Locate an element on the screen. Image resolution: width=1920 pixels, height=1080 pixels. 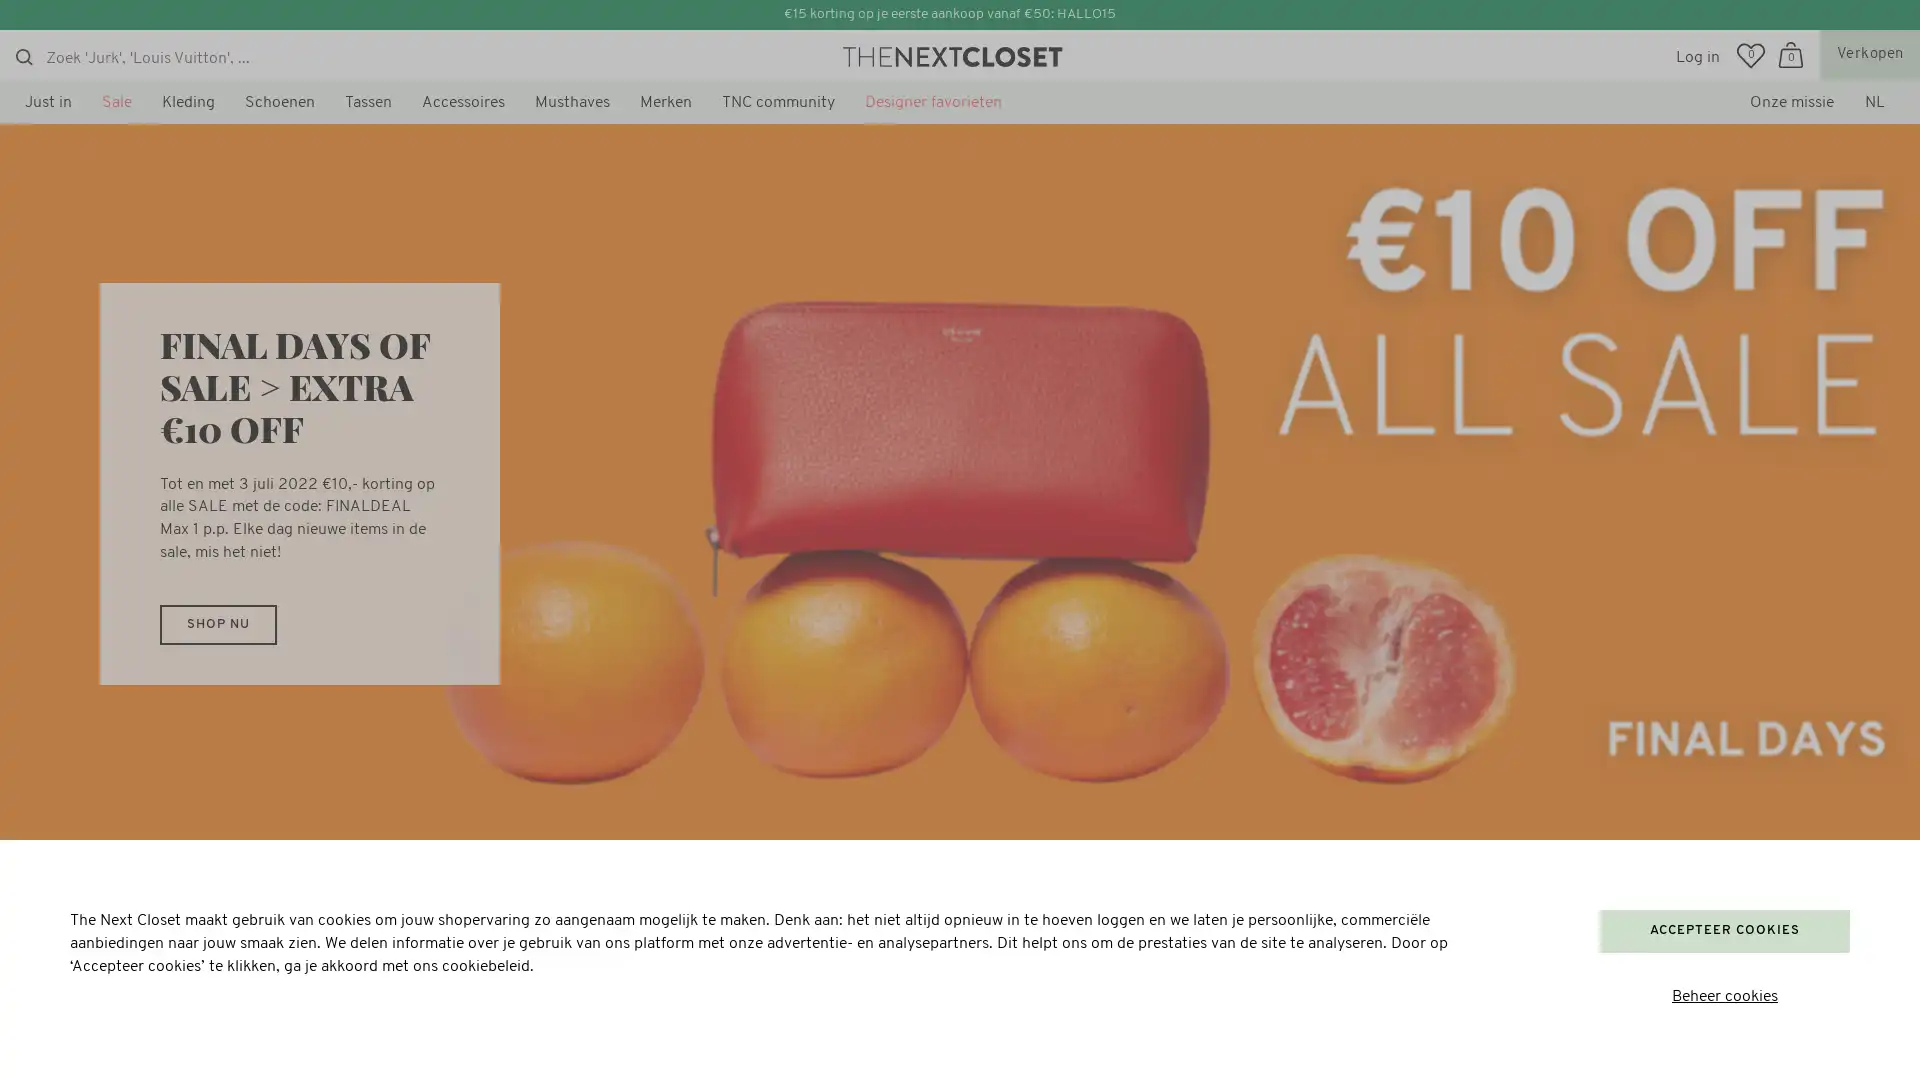
Beheer cookies is located at coordinates (1723, 997).